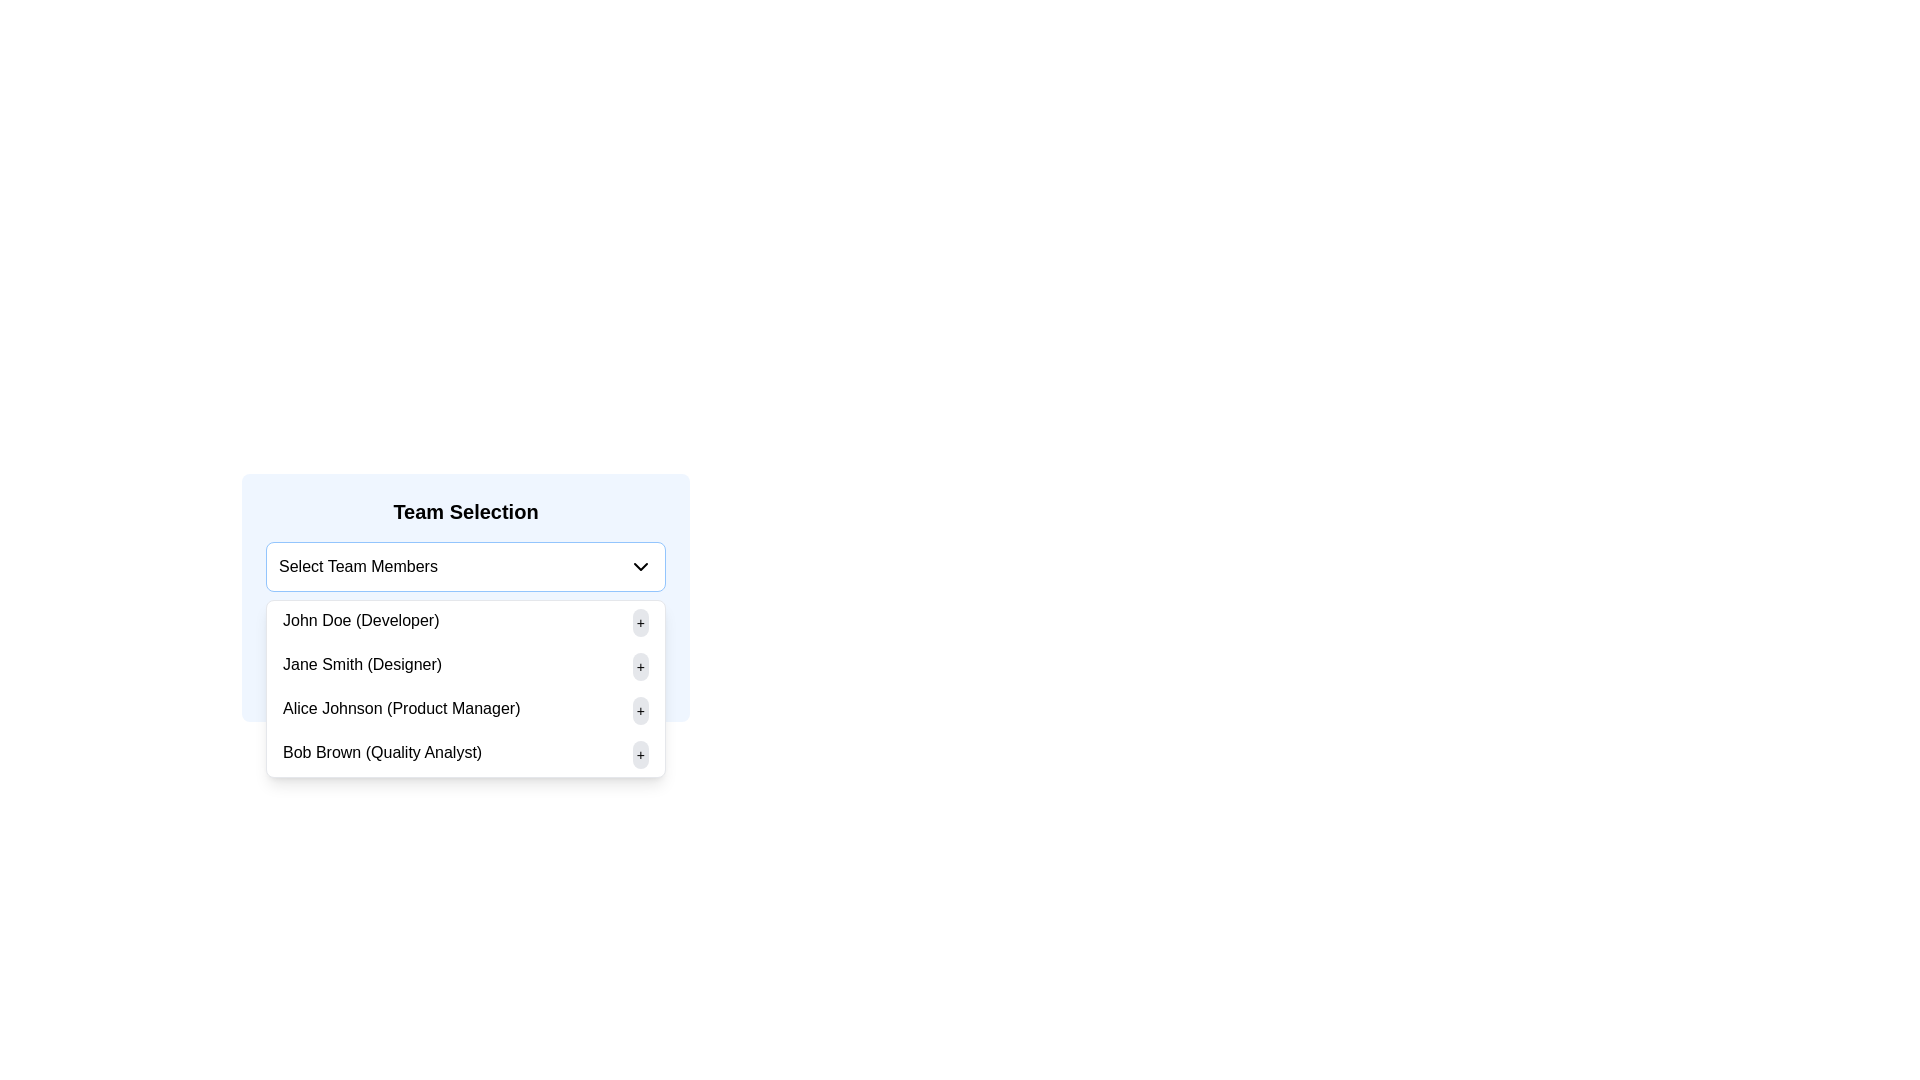  Describe the element at coordinates (640, 755) in the screenshot. I see `the small circular button with a '+' symbol, which has a light gray background and is located to the right of 'Bob Brown (Quality Analyst)' in the fourth row` at that location.